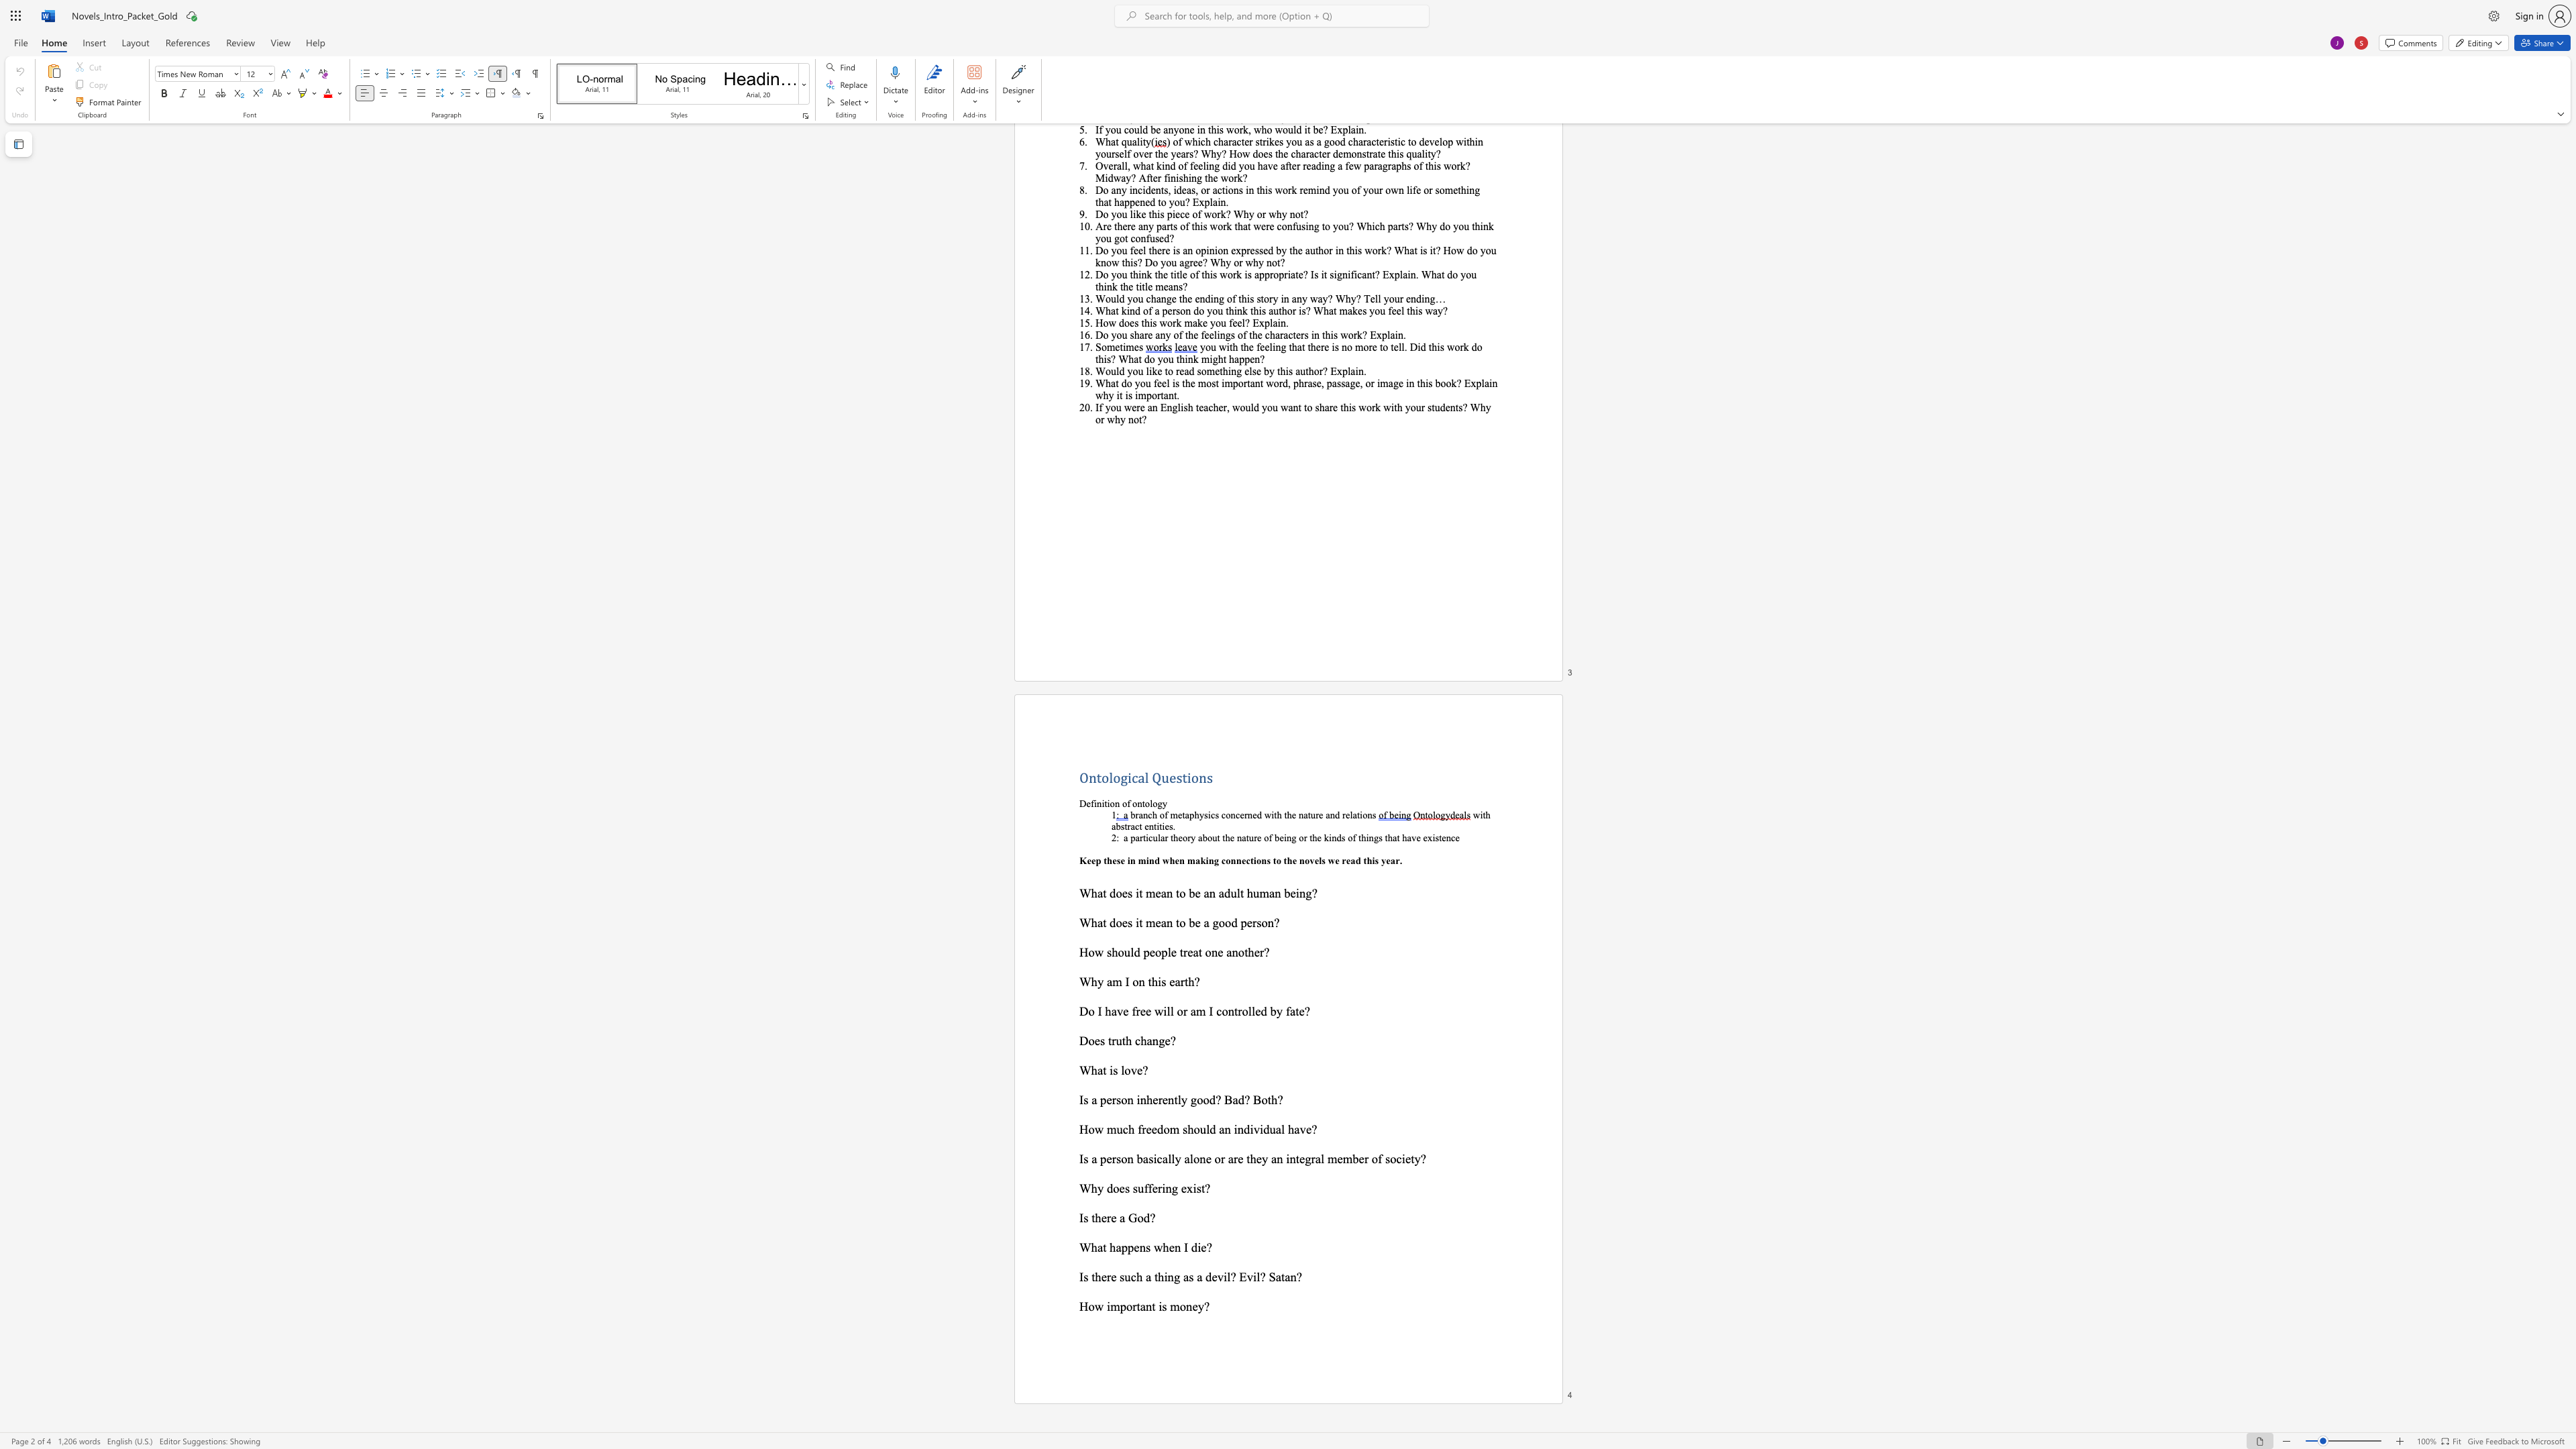 The height and width of the screenshot is (1449, 2576). What do you see at coordinates (1160, 776) in the screenshot?
I see `the subset text "ue" within the text "Ontological Questions"` at bounding box center [1160, 776].